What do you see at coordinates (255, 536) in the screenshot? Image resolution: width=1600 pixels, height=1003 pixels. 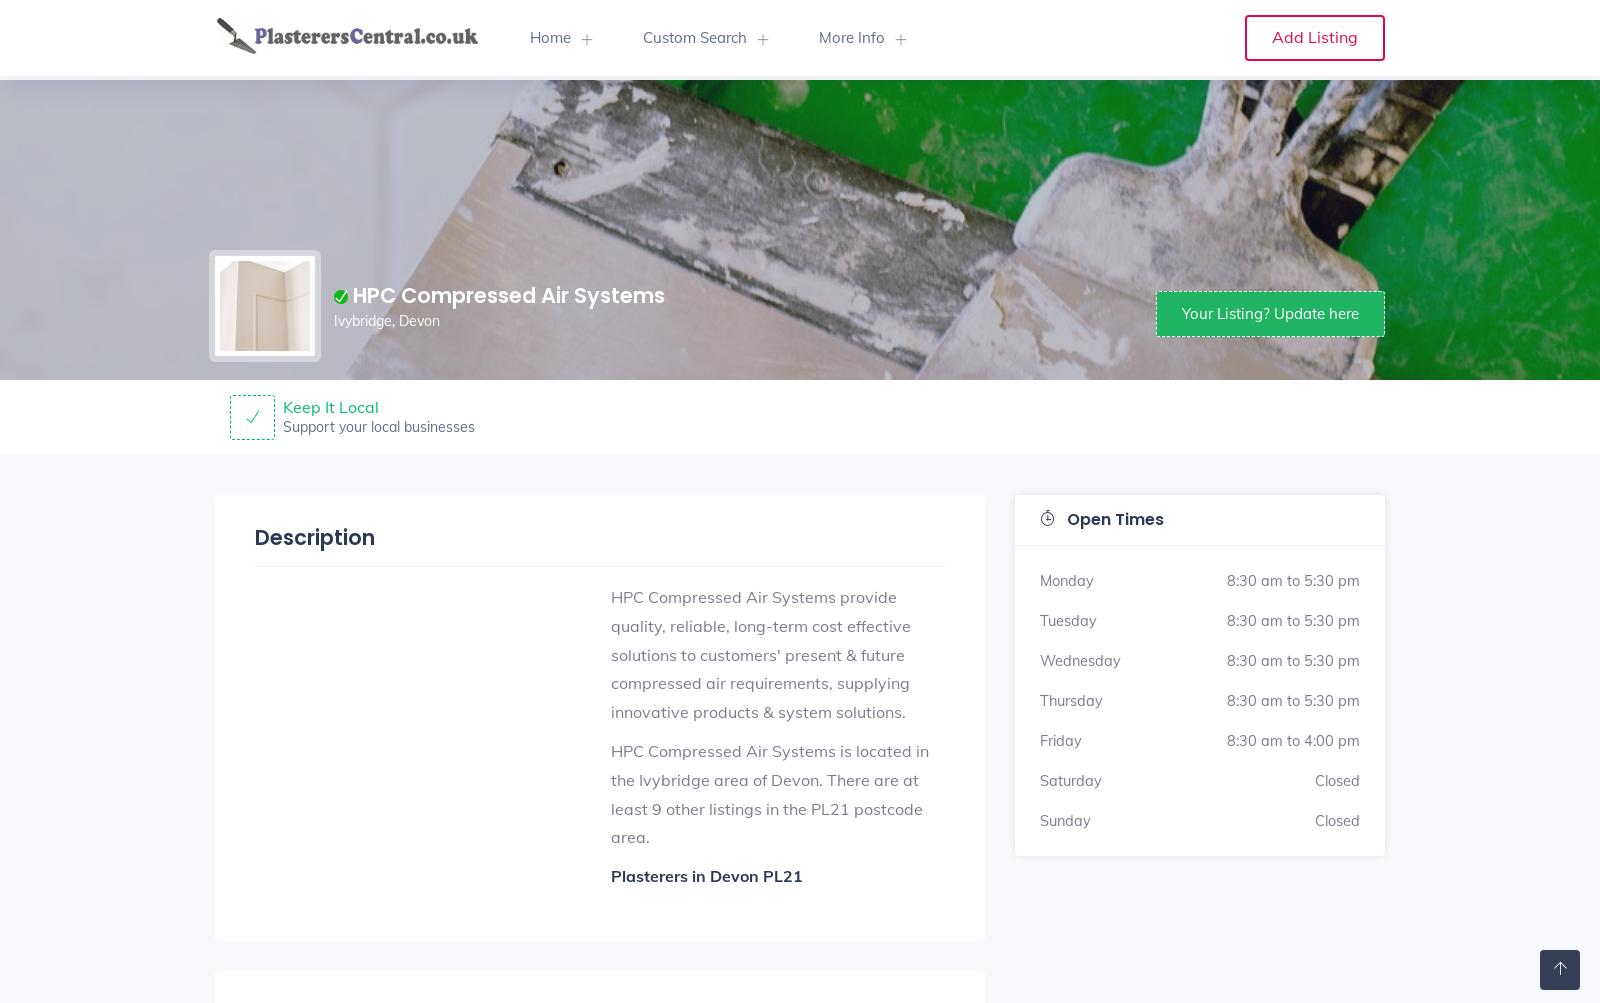 I see `'Description'` at bounding box center [255, 536].